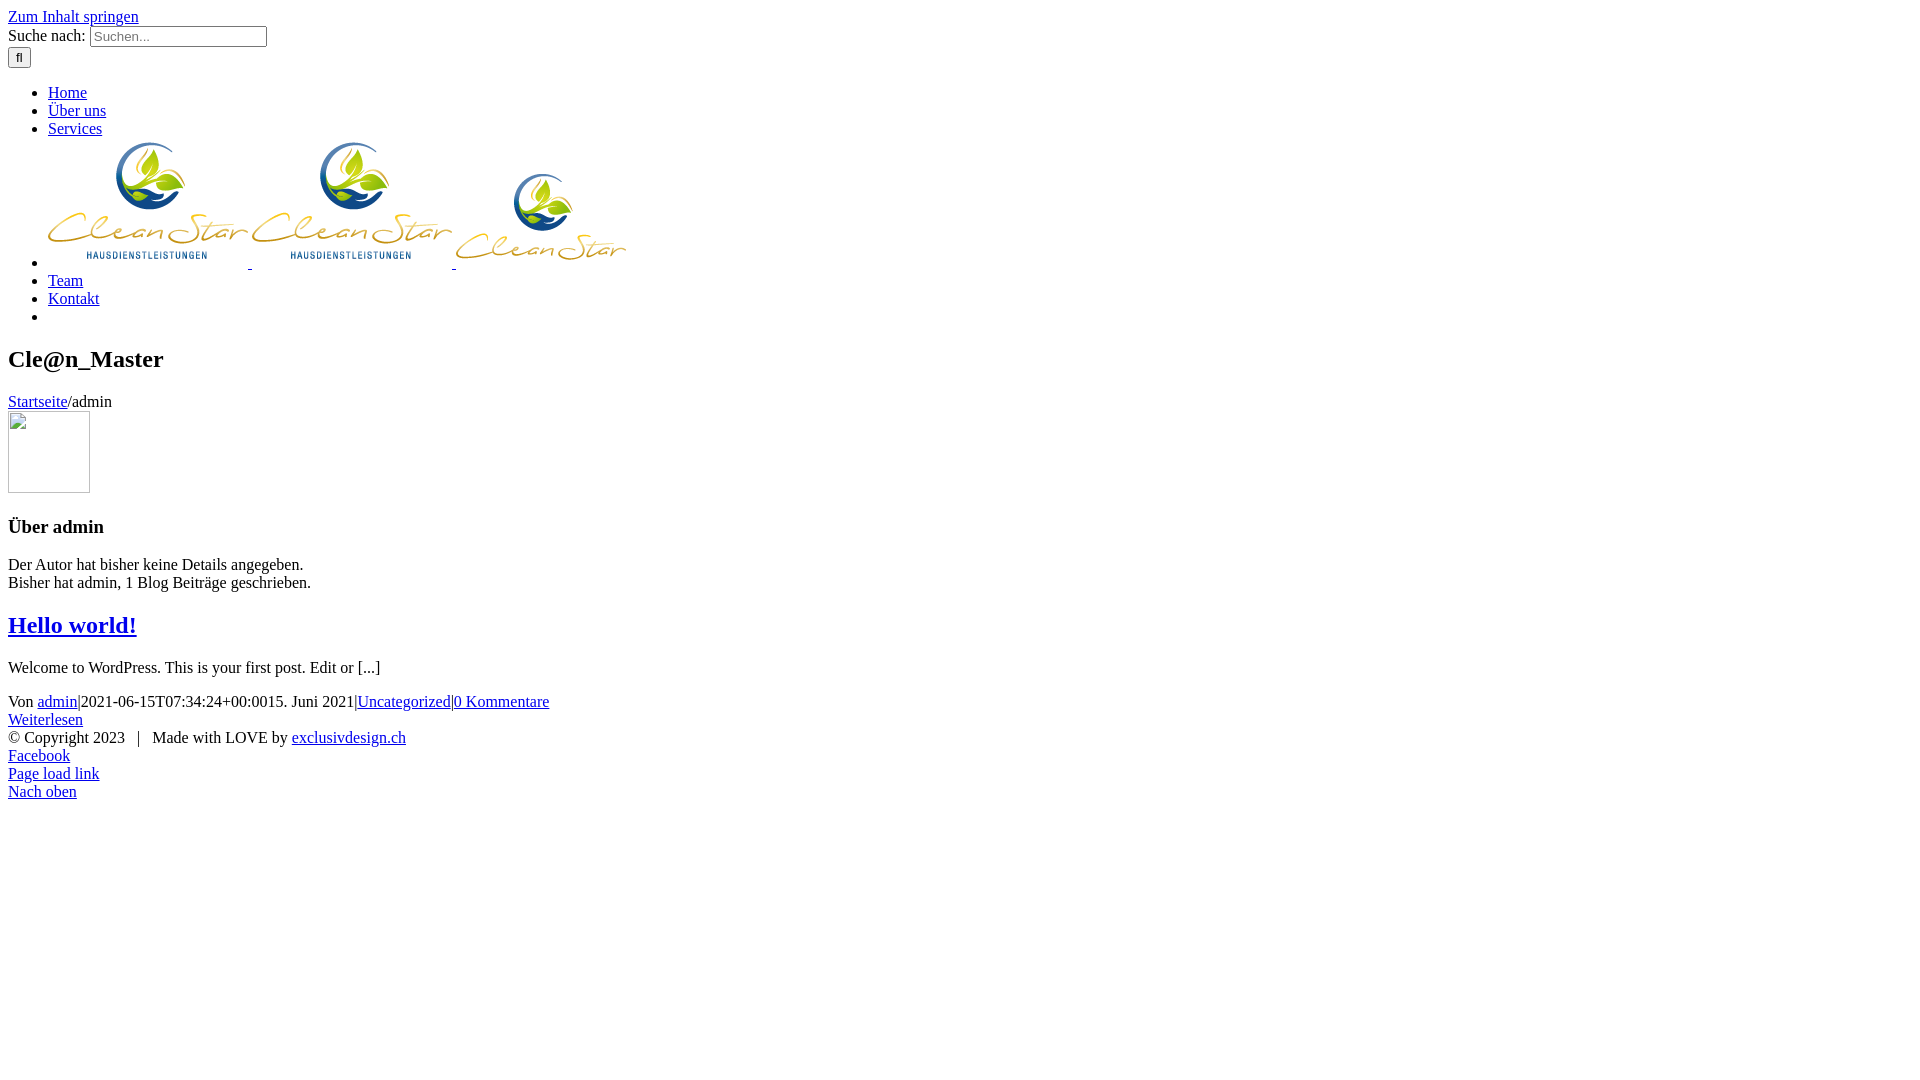  What do you see at coordinates (75, 128) in the screenshot?
I see `'Services'` at bounding box center [75, 128].